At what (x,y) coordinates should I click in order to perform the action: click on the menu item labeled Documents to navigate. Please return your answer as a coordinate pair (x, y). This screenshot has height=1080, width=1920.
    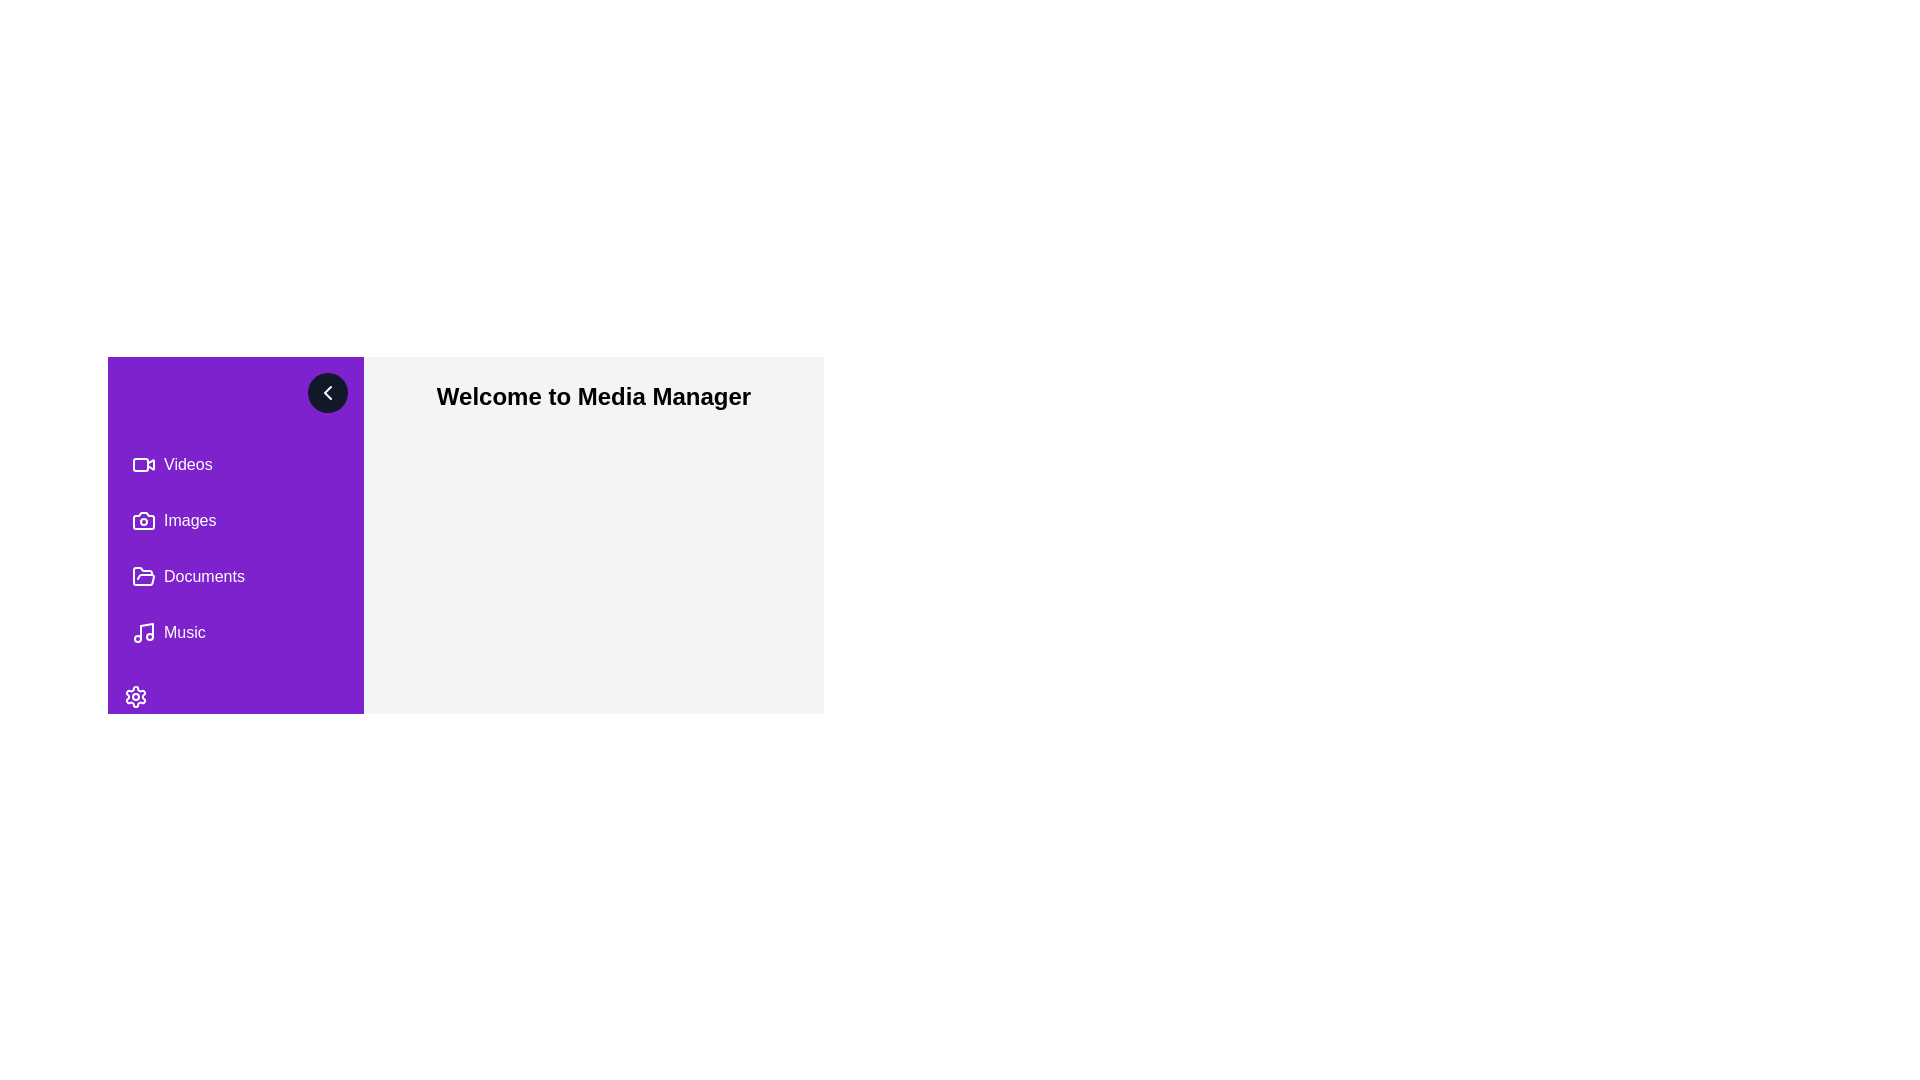
    Looking at the image, I should click on (235, 577).